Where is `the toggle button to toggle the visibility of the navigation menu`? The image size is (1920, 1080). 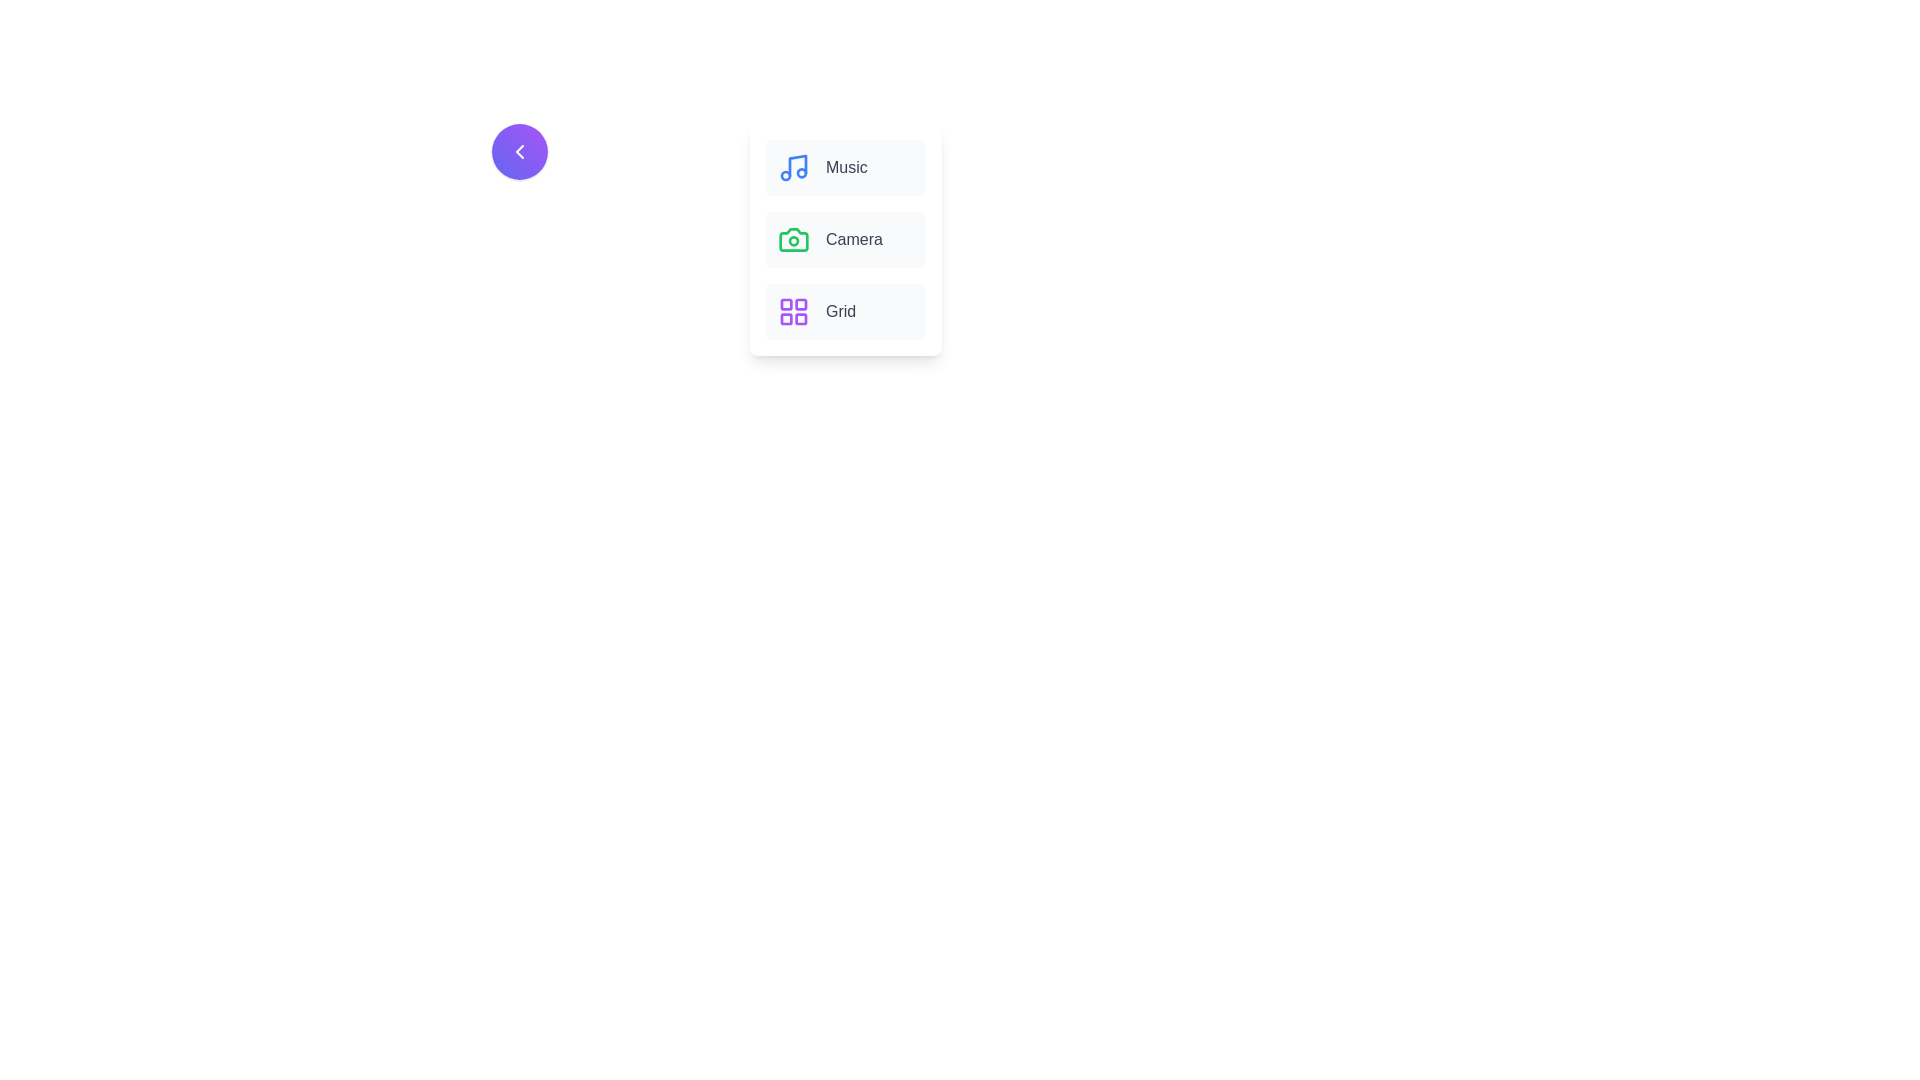 the toggle button to toggle the visibility of the navigation menu is located at coordinates (519, 150).